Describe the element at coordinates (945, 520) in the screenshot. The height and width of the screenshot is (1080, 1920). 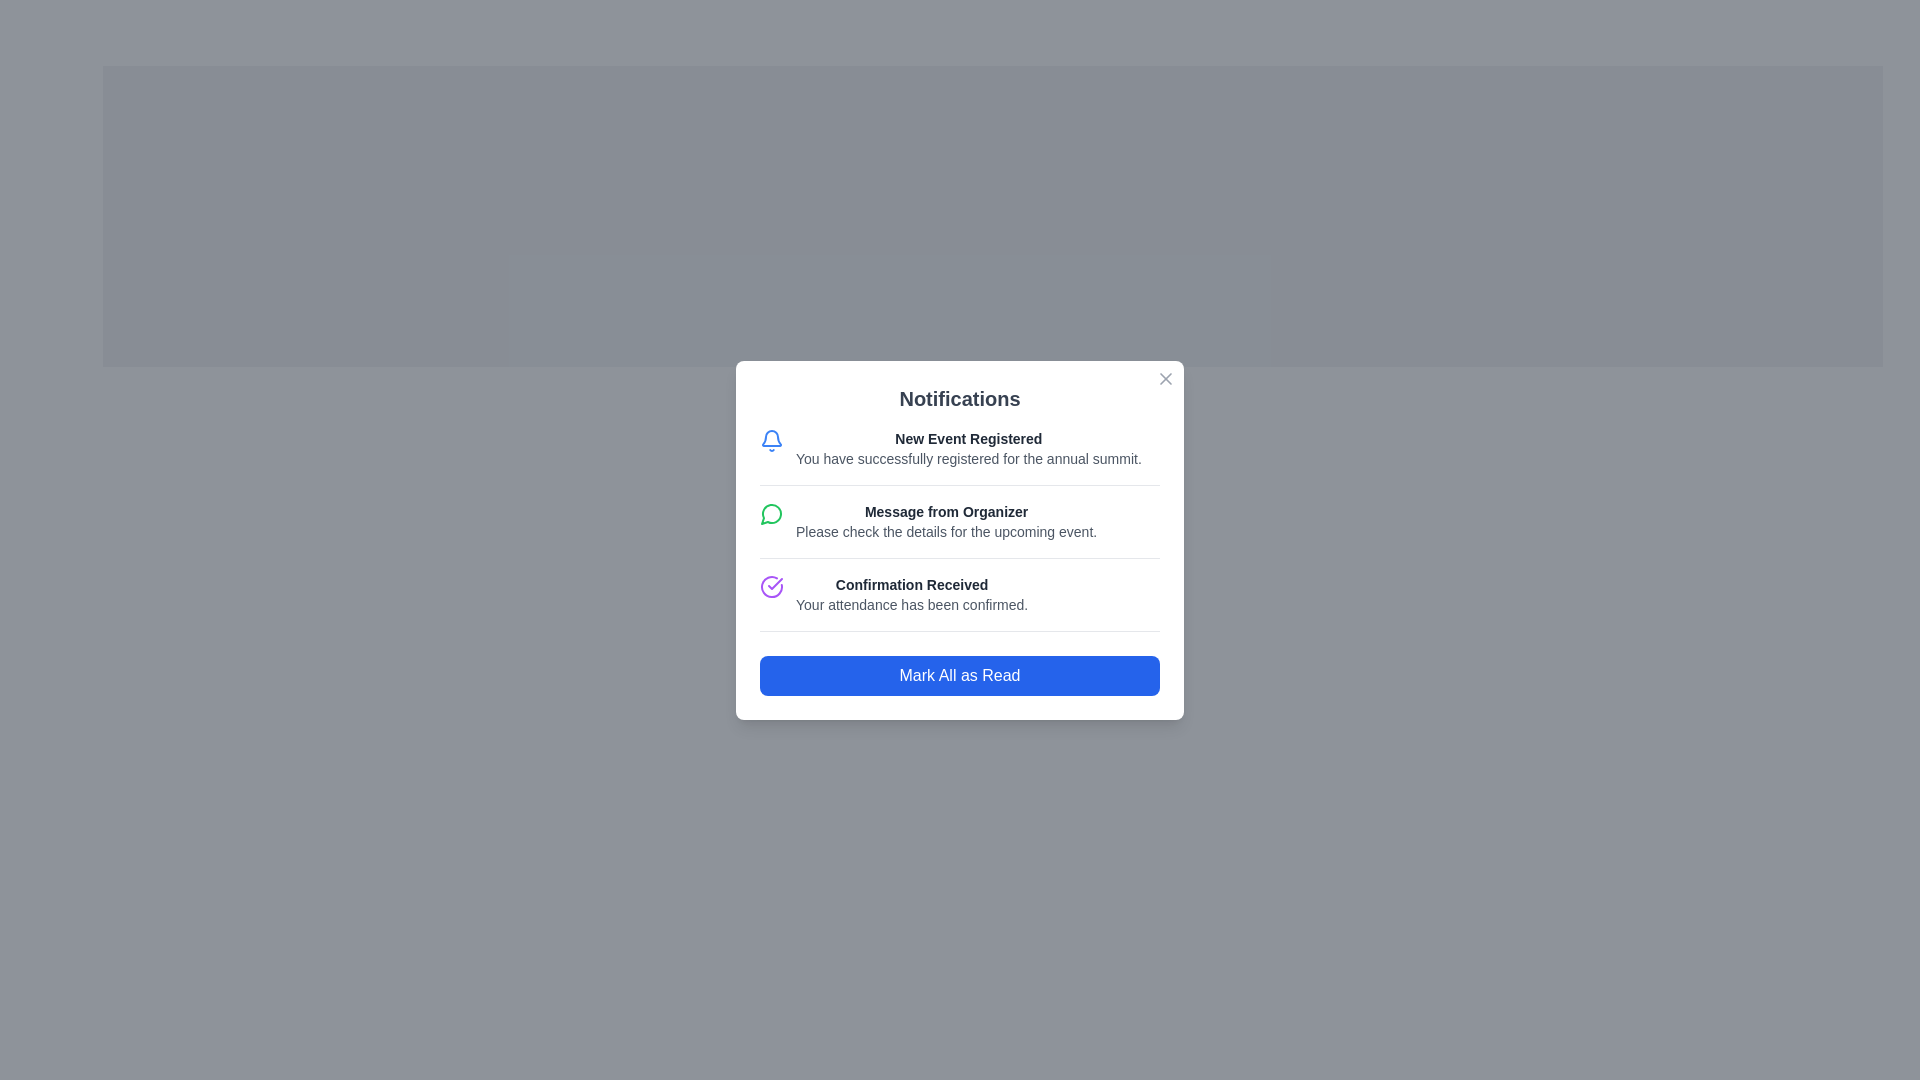
I see `the text block displaying 'Message from Organizer.' which is centrally located in the notifications popup window between 'New Event Registered' and 'Confirmation Received.'` at that location.